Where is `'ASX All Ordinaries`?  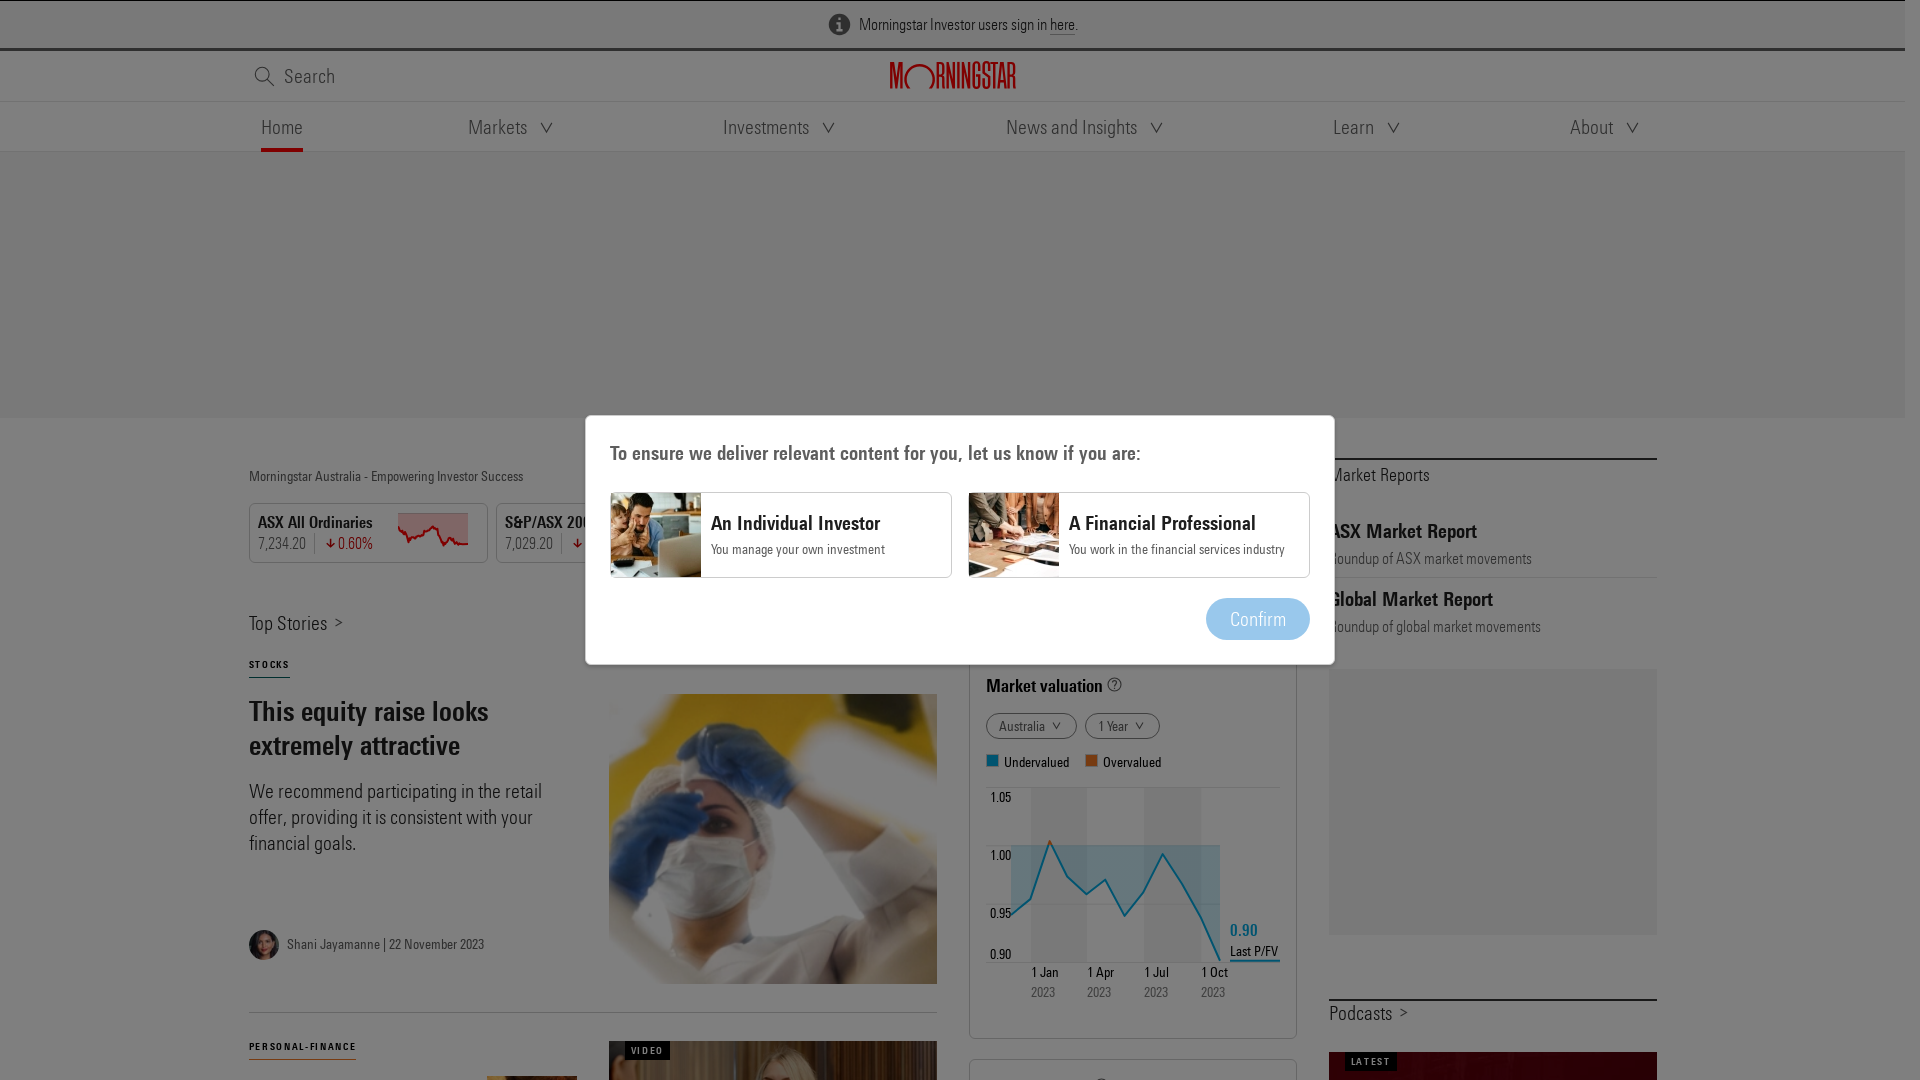
'ASX All Ordinaries is located at coordinates (371, 531).